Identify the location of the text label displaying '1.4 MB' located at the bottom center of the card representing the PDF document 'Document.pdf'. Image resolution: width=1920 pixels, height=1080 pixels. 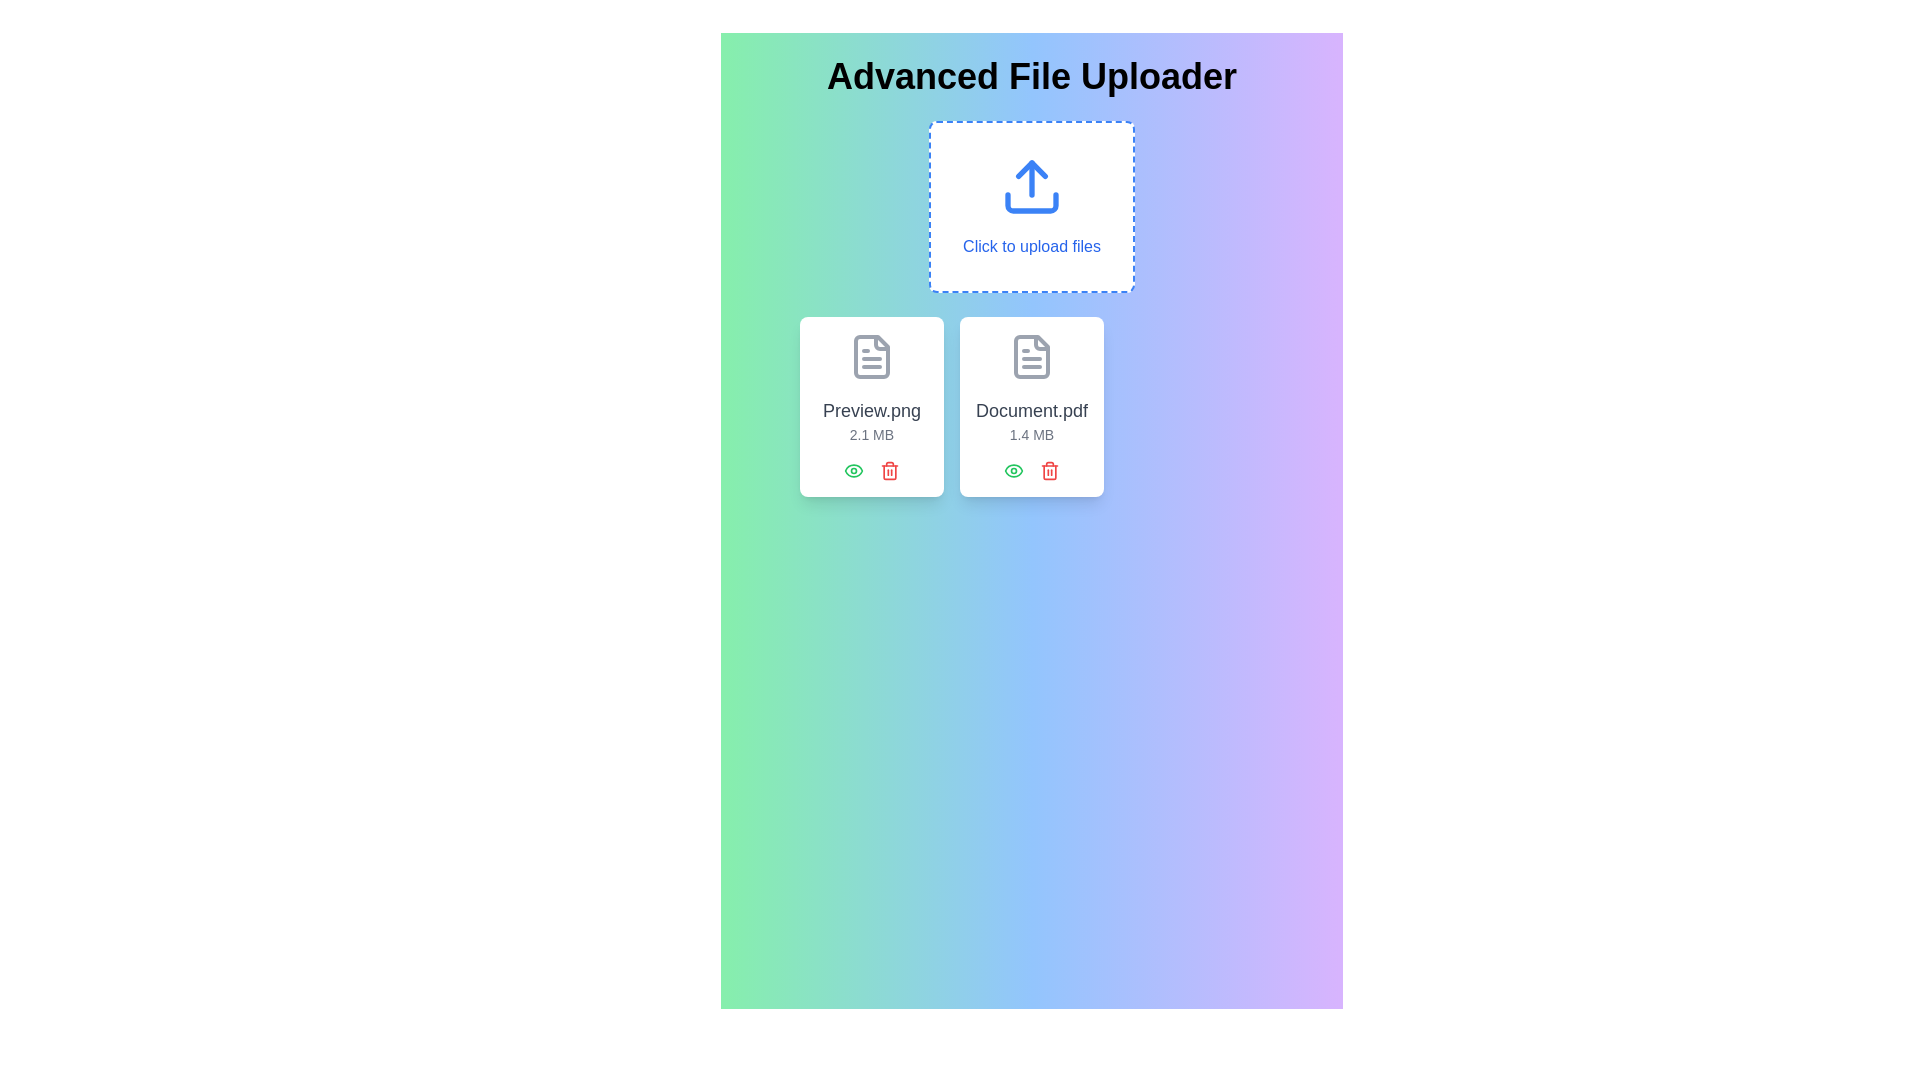
(1032, 434).